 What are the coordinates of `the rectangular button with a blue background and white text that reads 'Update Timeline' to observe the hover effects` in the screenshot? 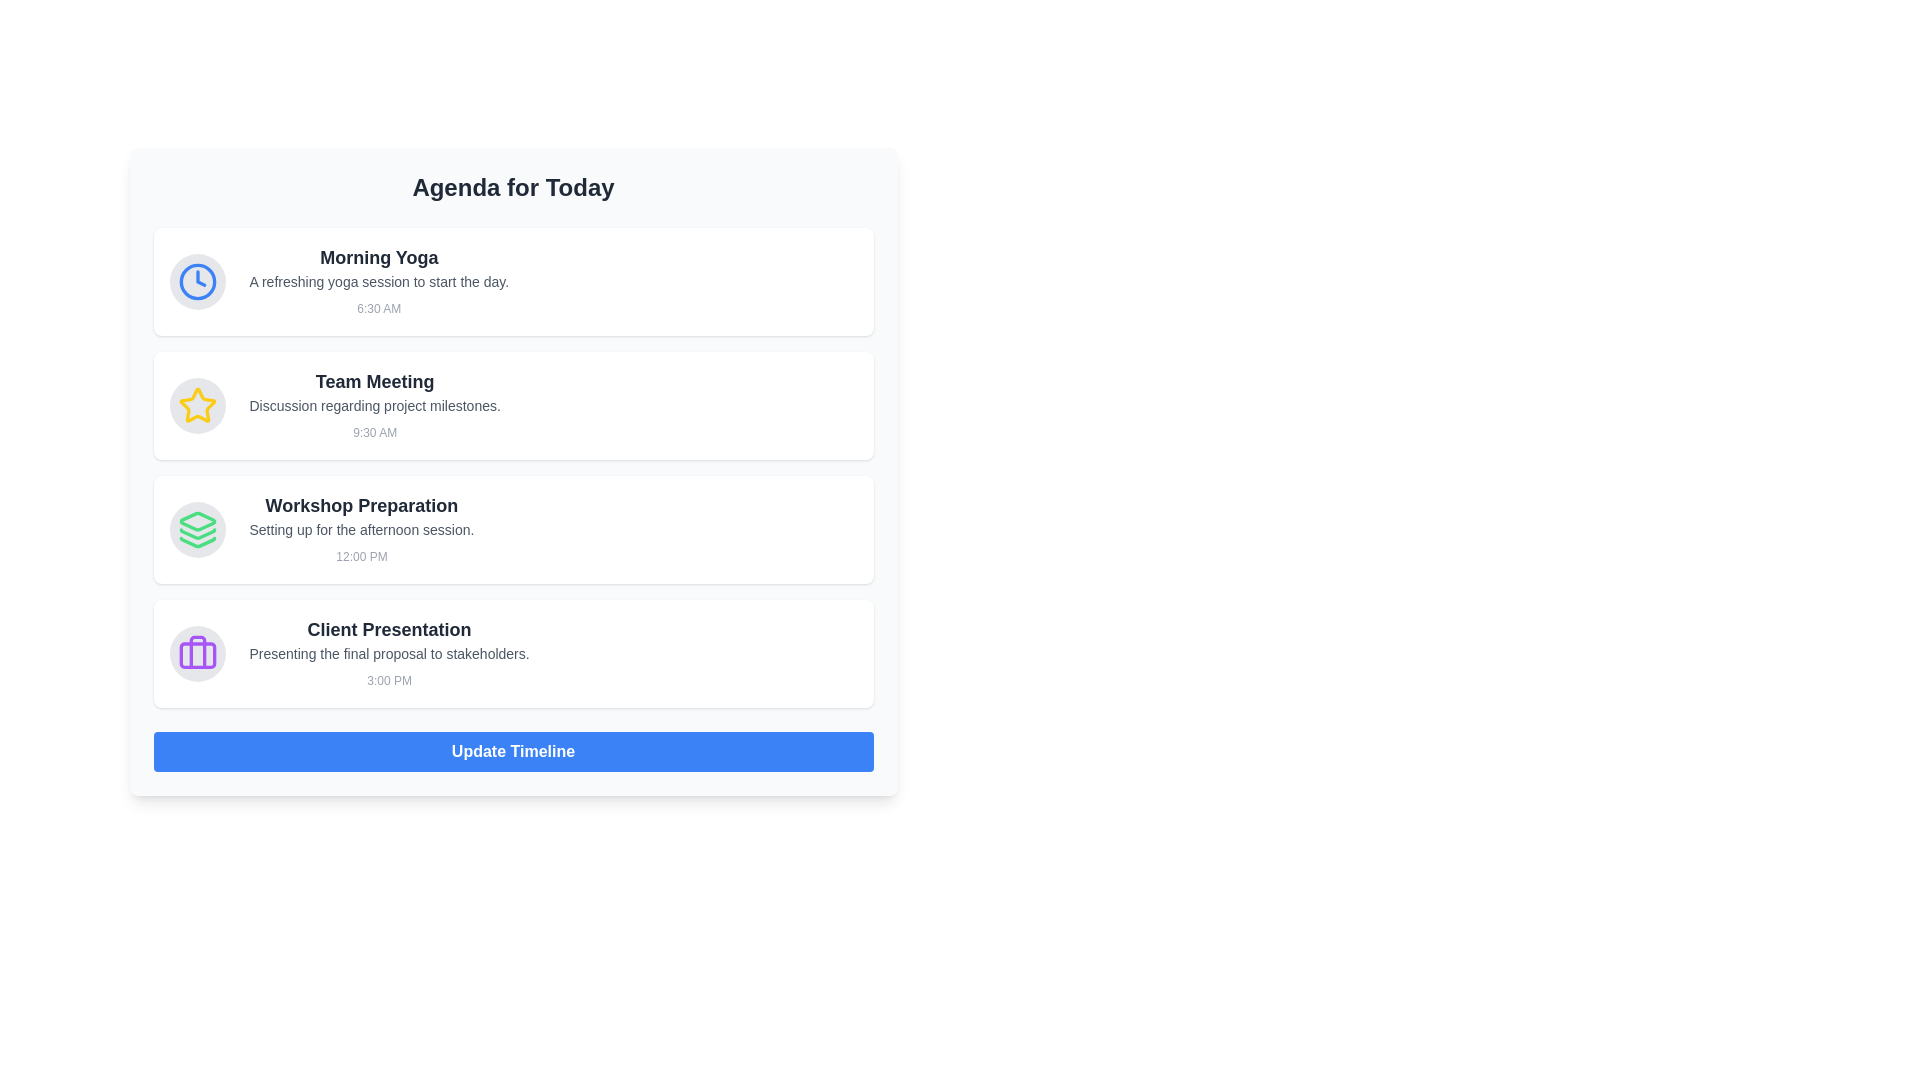 It's located at (513, 752).